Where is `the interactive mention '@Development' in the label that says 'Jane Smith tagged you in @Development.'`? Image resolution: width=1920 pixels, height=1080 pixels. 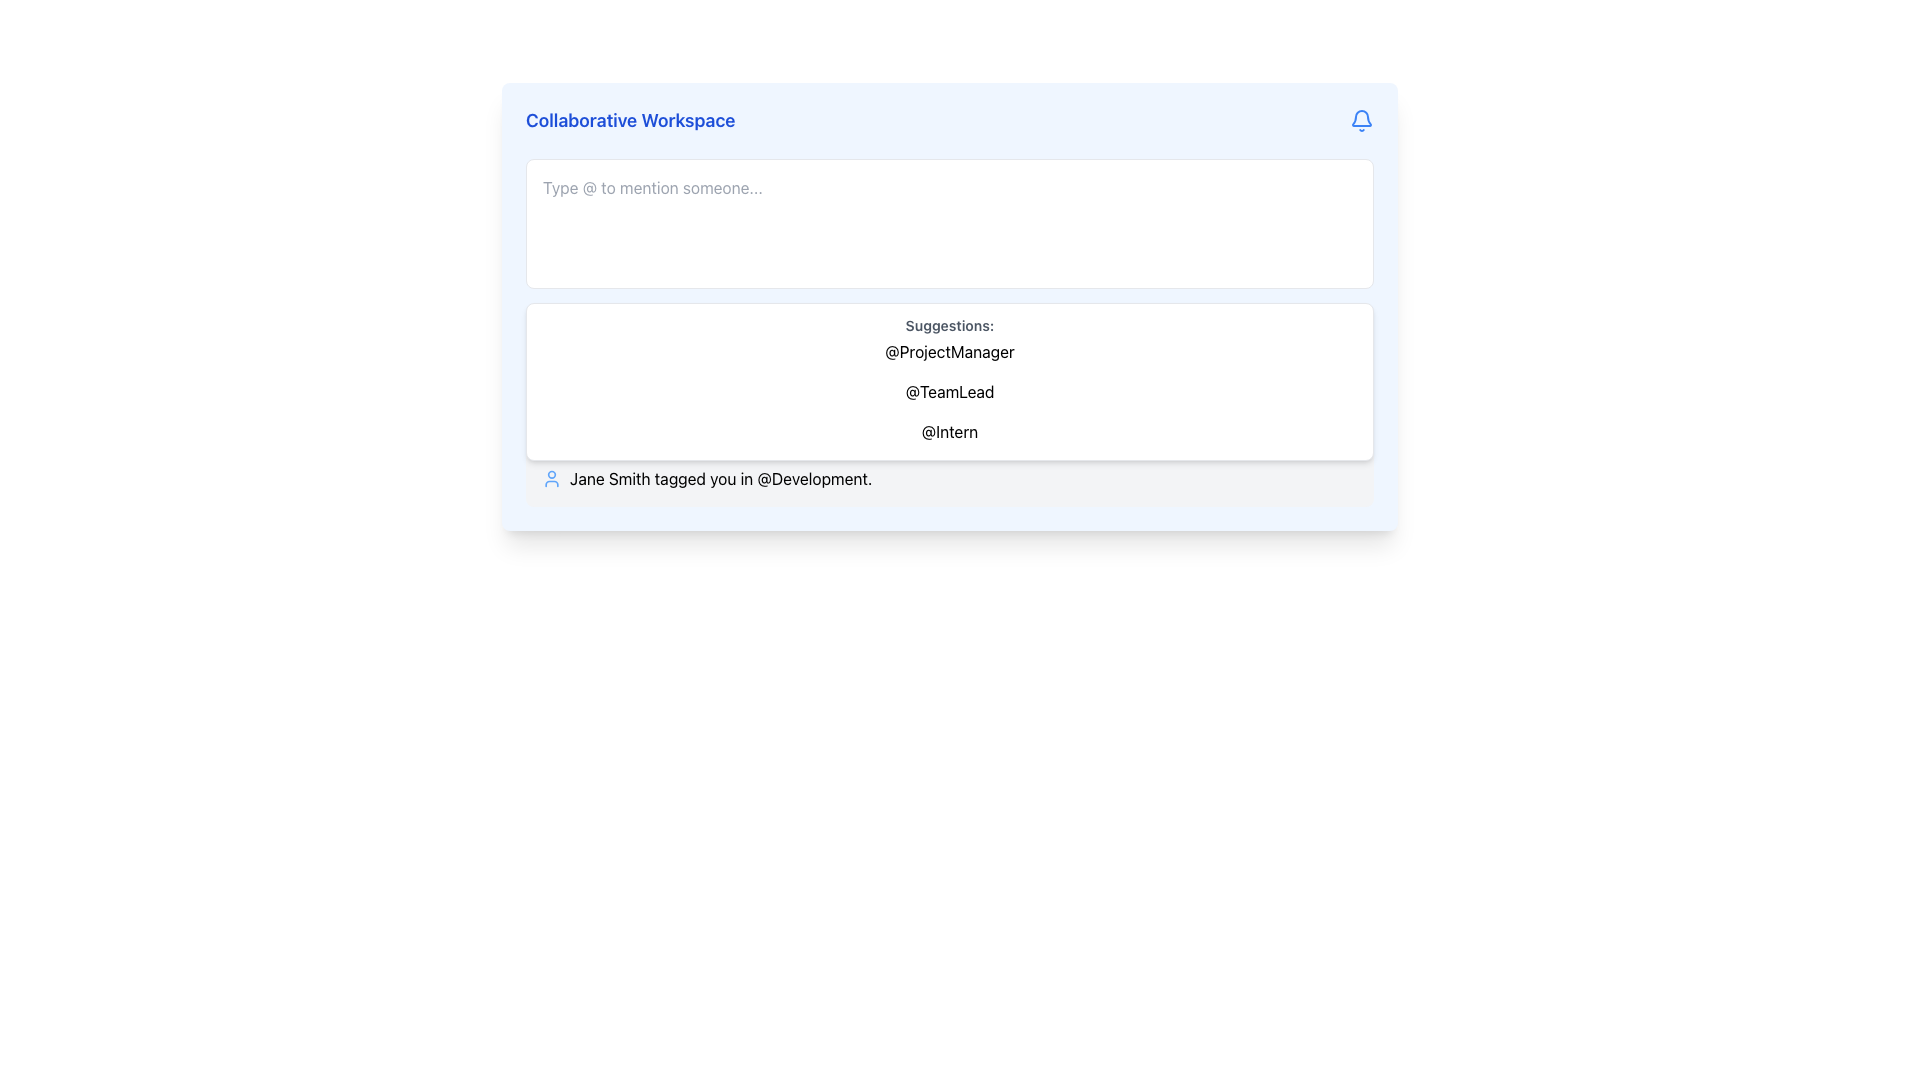 the interactive mention '@Development' in the label that says 'Jane Smith tagged you in @Development.' is located at coordinates (720, 478).